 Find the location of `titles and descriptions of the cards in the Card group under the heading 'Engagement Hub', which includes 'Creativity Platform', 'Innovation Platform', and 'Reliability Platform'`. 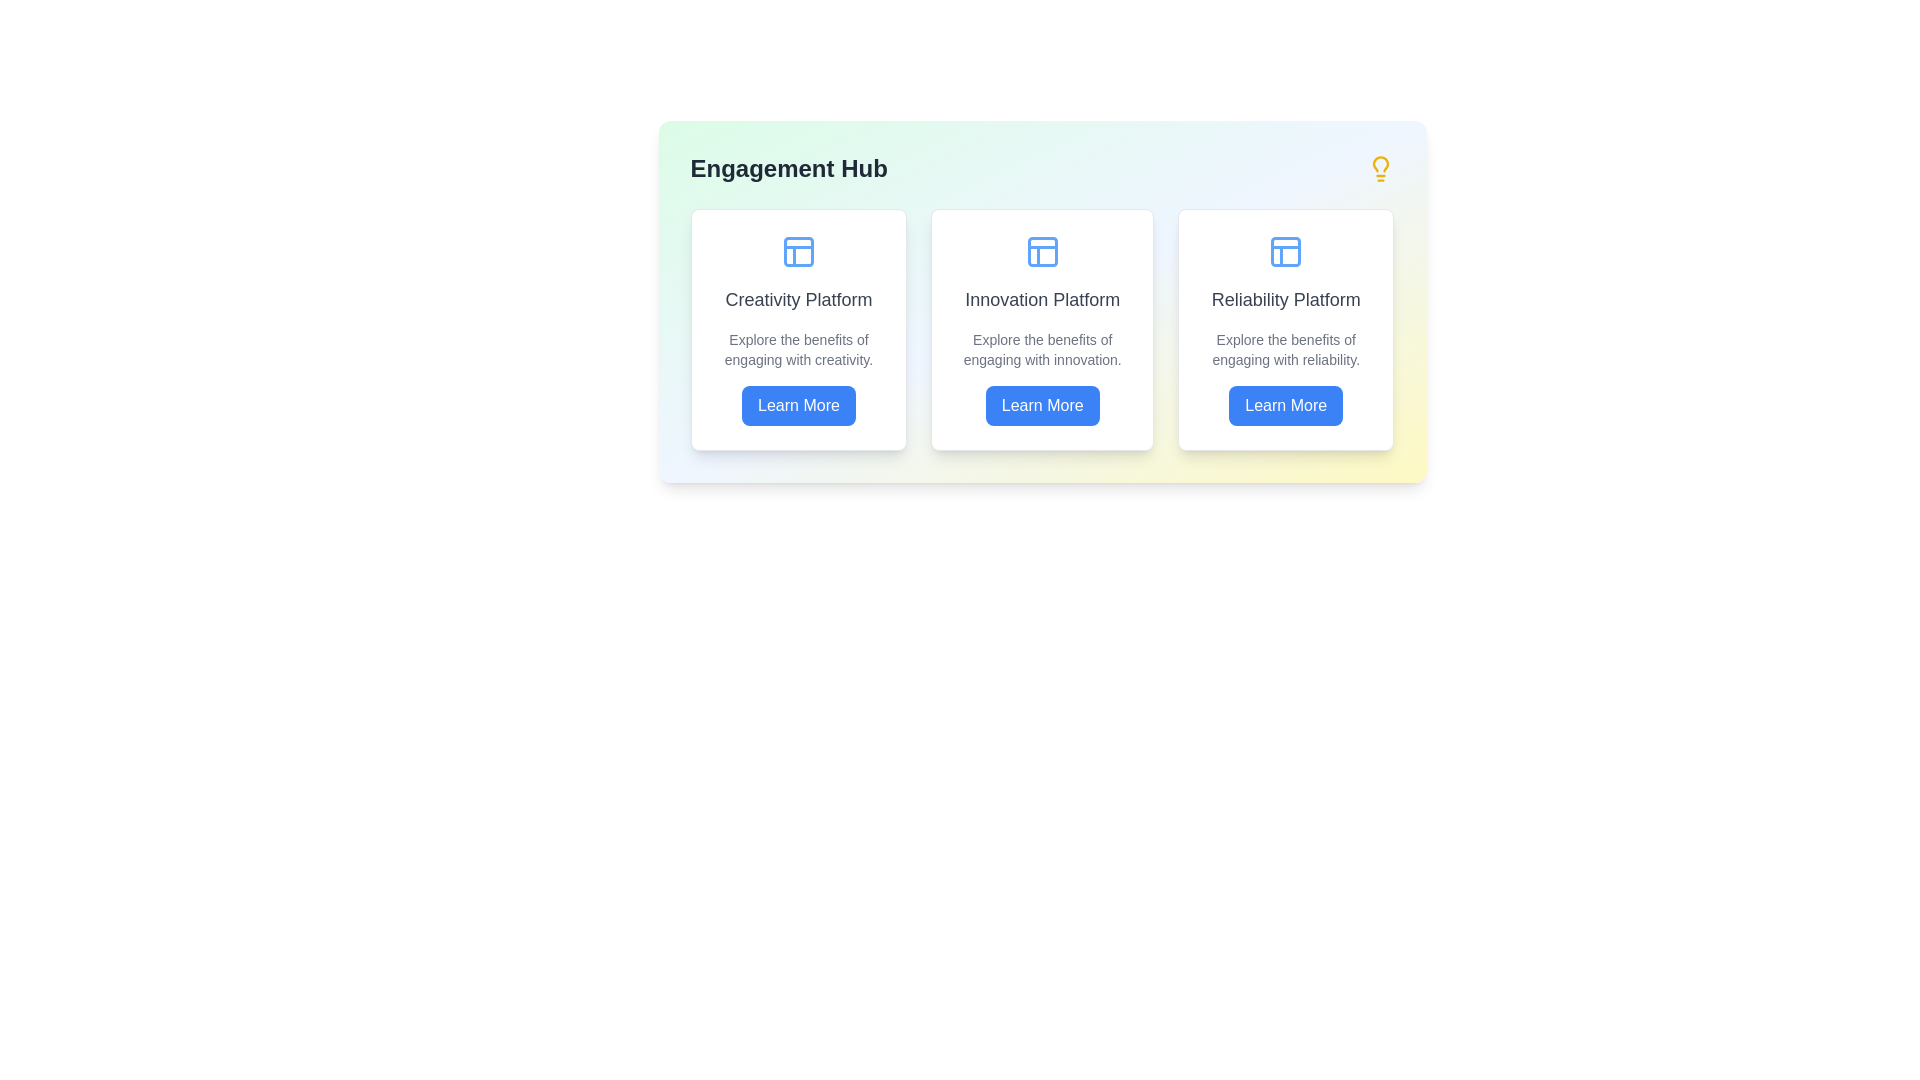

titles and descriptions of the cards in the Card group under the heading 'Engagement Hub', which includes 'Creativity Platform', 'Innovation Platform', and 'Reliability Platform' is located at coordinates (1041, 301).